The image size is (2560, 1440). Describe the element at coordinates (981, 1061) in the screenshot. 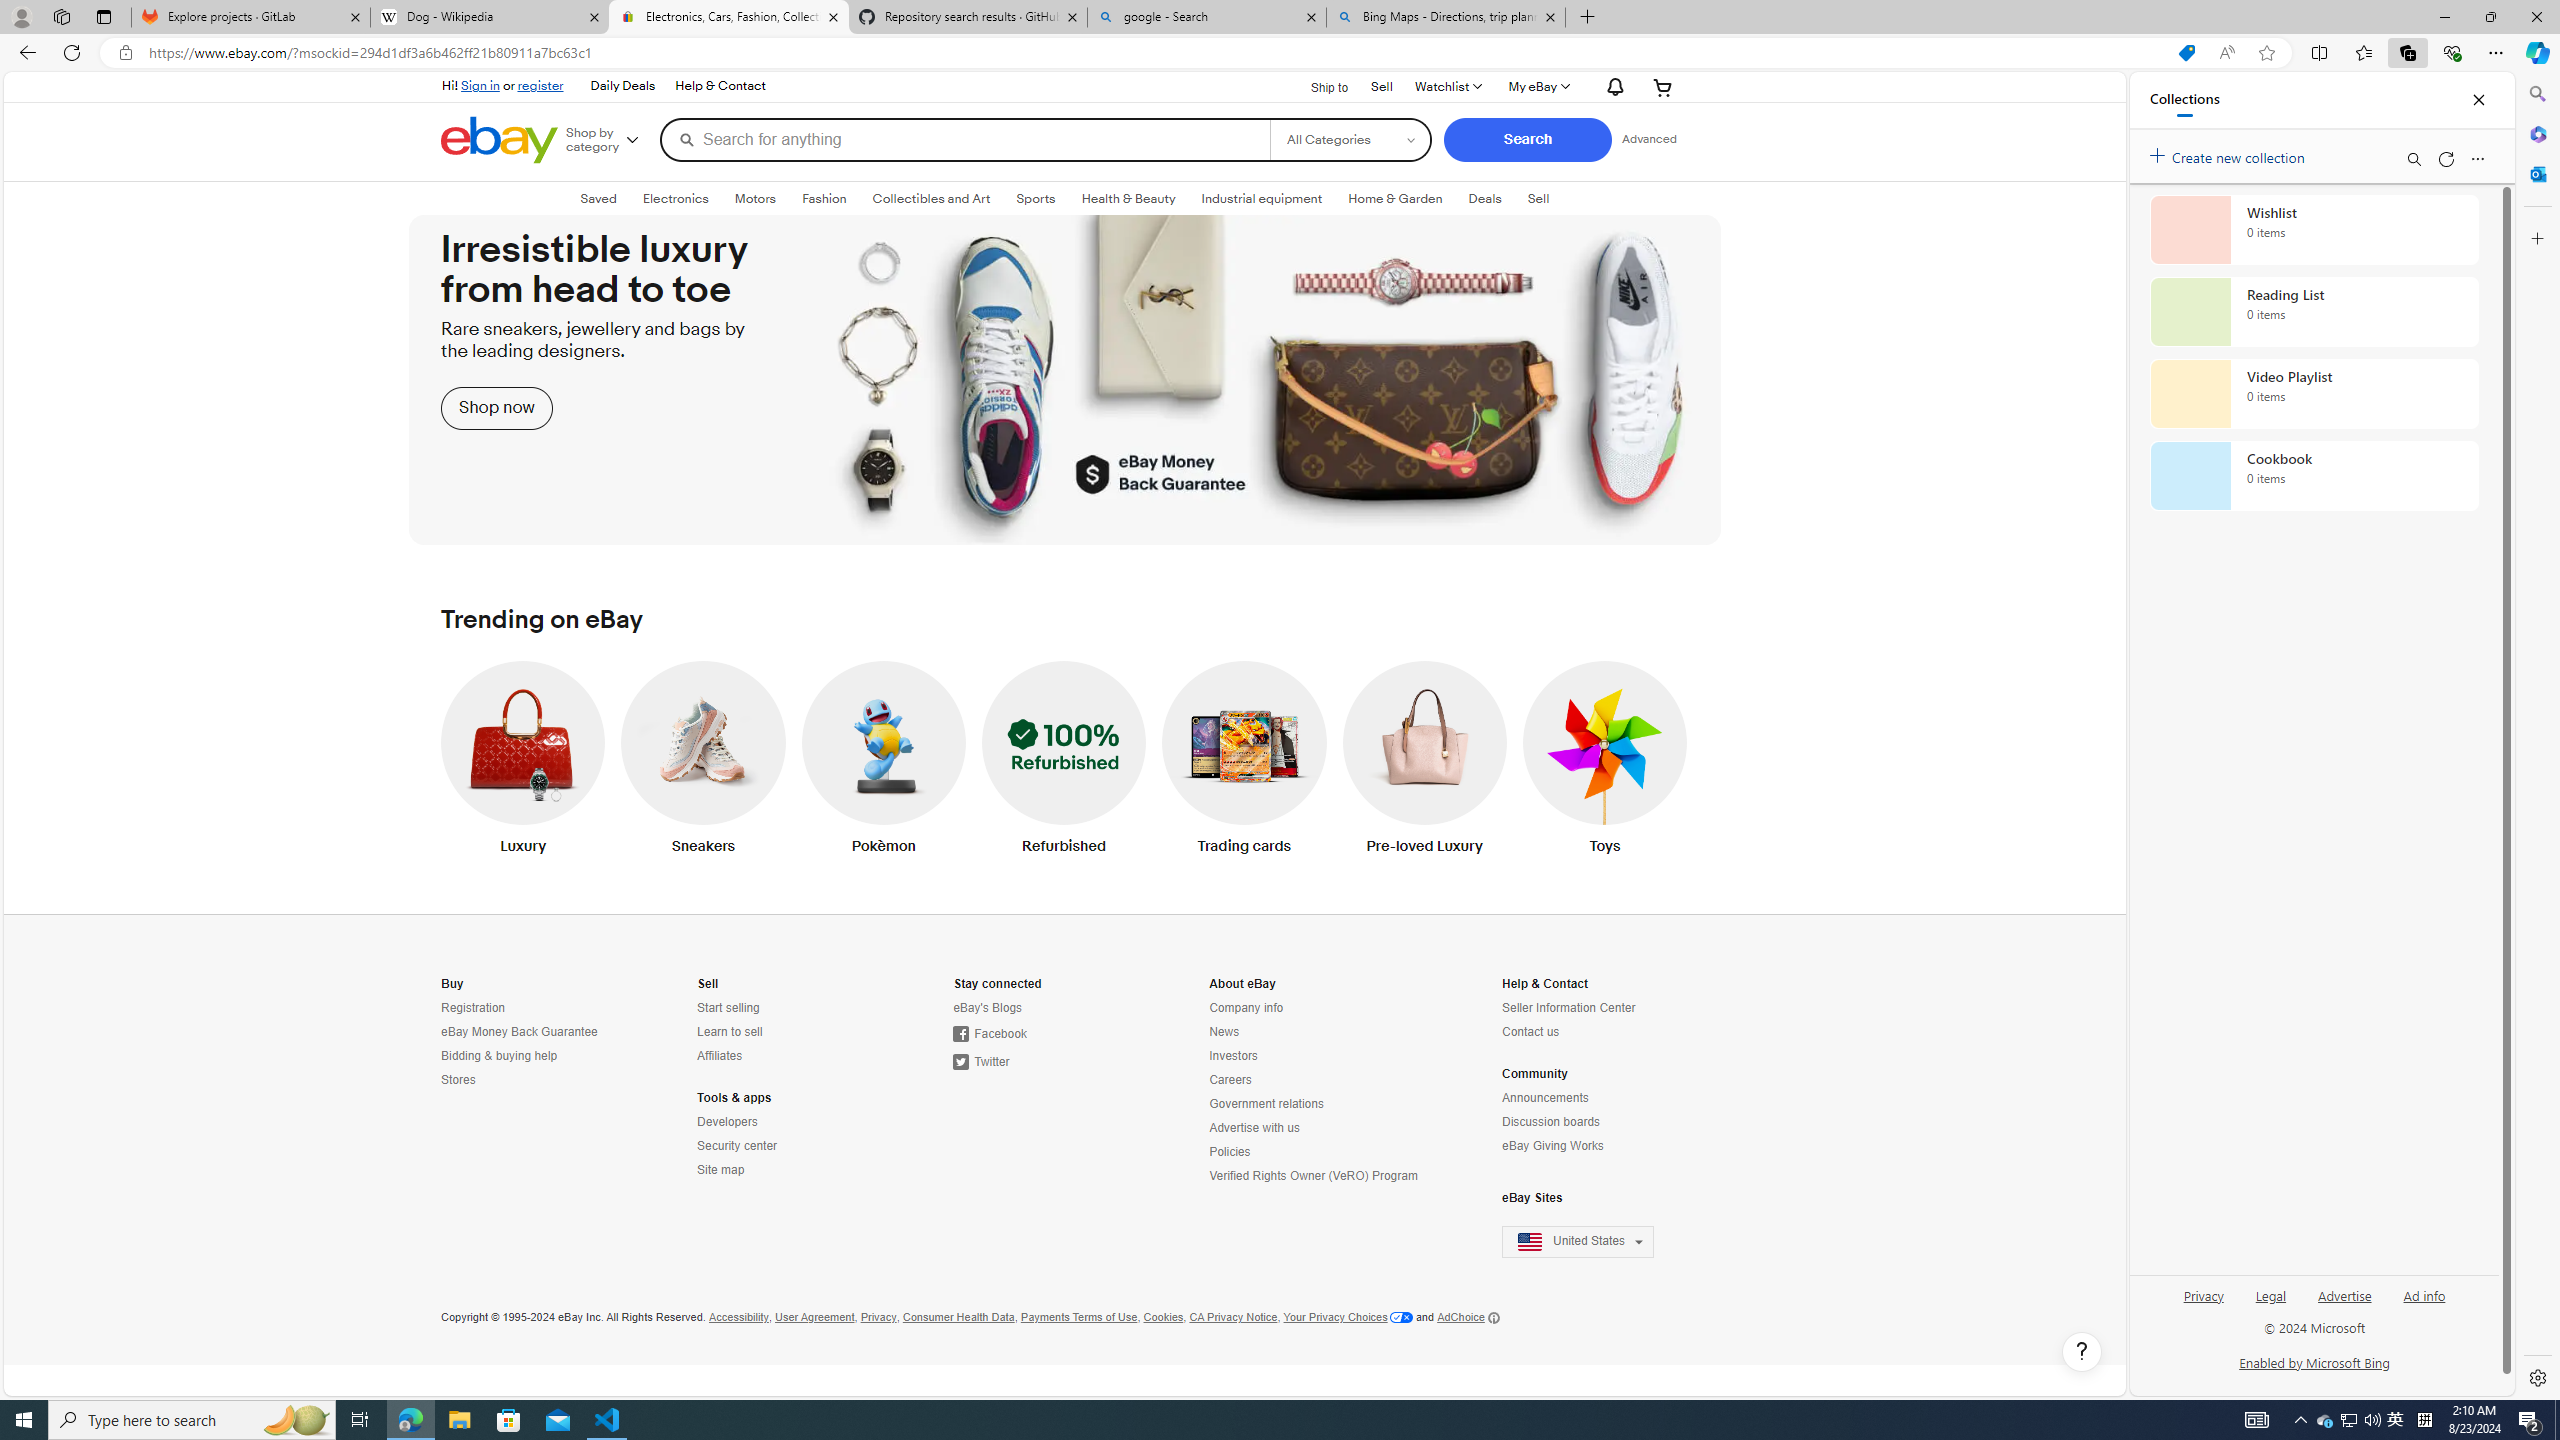

I see `'Twitter'` at that location.